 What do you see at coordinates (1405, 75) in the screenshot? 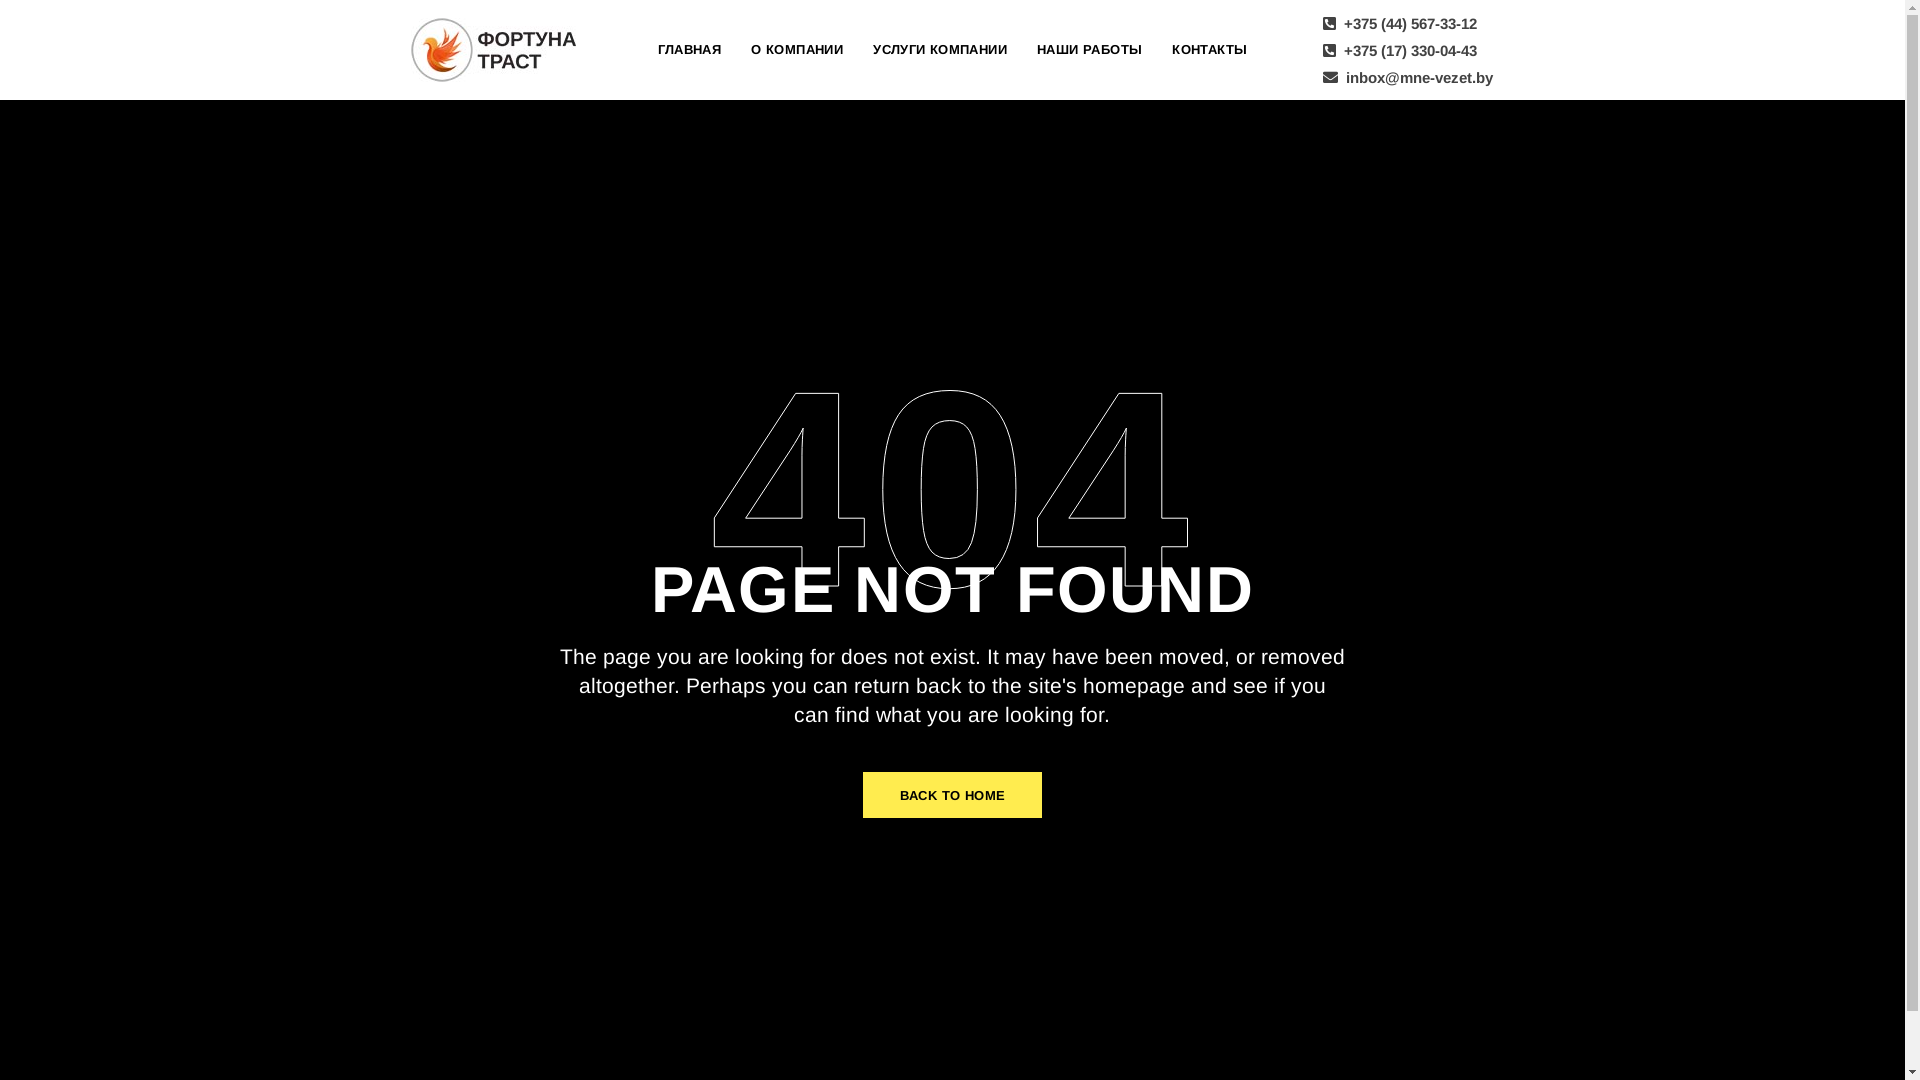
I see `' inbox@mne-vezet.by'` at bounding box center [1405, 75].